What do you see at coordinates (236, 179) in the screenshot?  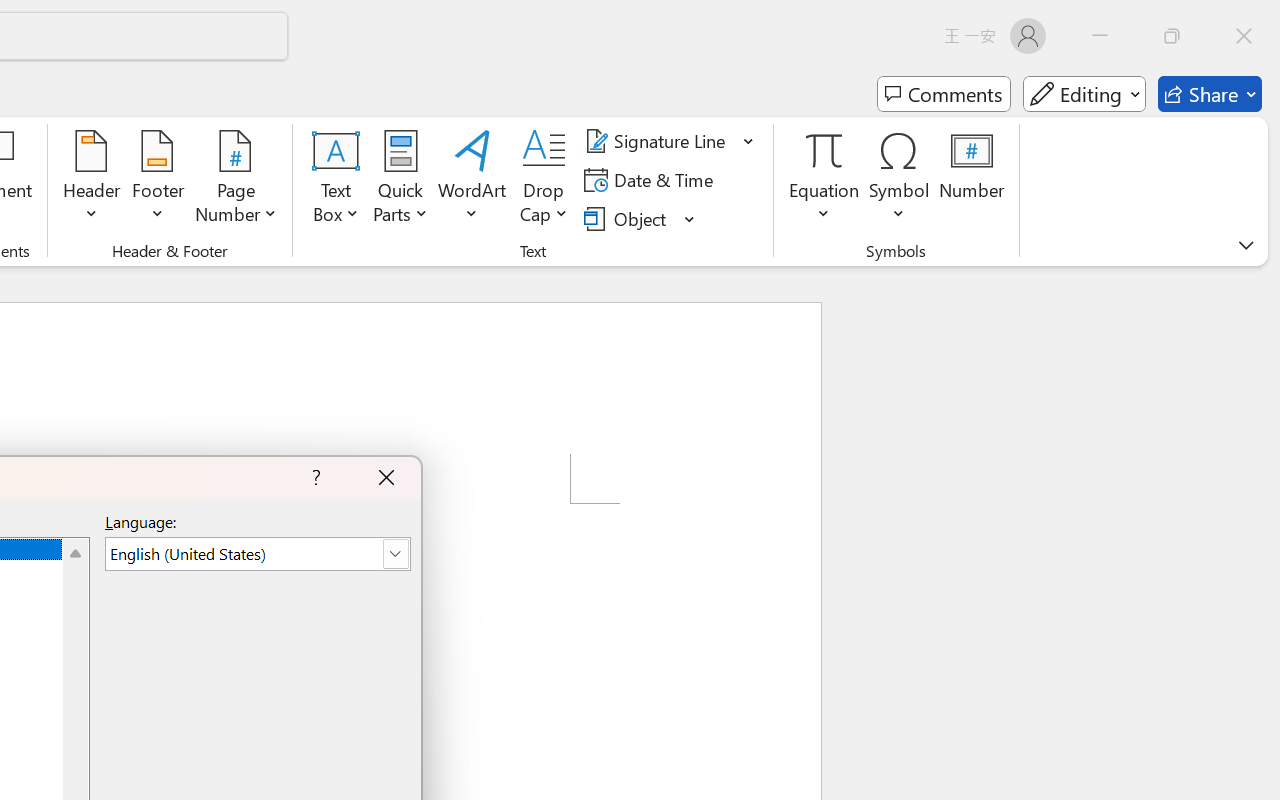 I see `'Page Number'` at bounding box center [236, 179].